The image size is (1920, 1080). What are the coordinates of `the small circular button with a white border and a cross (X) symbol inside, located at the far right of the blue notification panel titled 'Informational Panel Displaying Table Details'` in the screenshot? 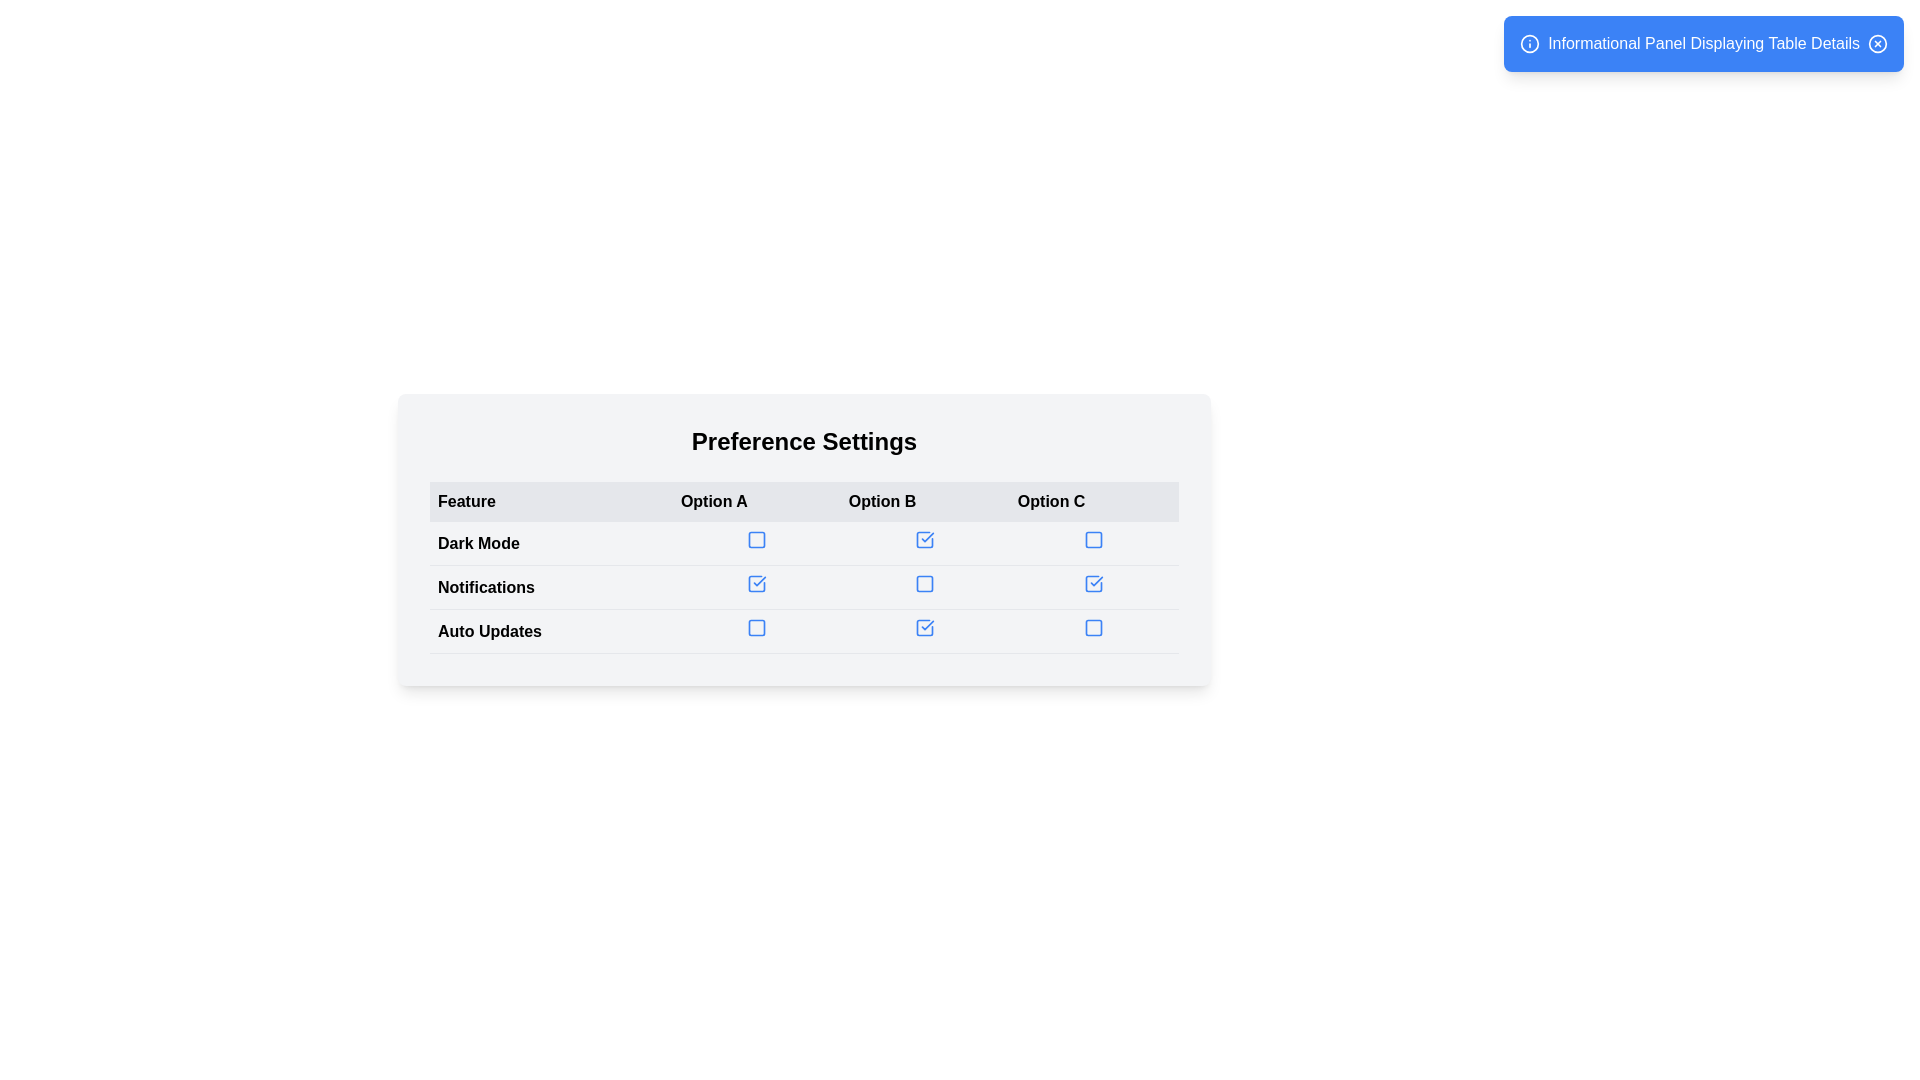 It's located at (1876, 43).